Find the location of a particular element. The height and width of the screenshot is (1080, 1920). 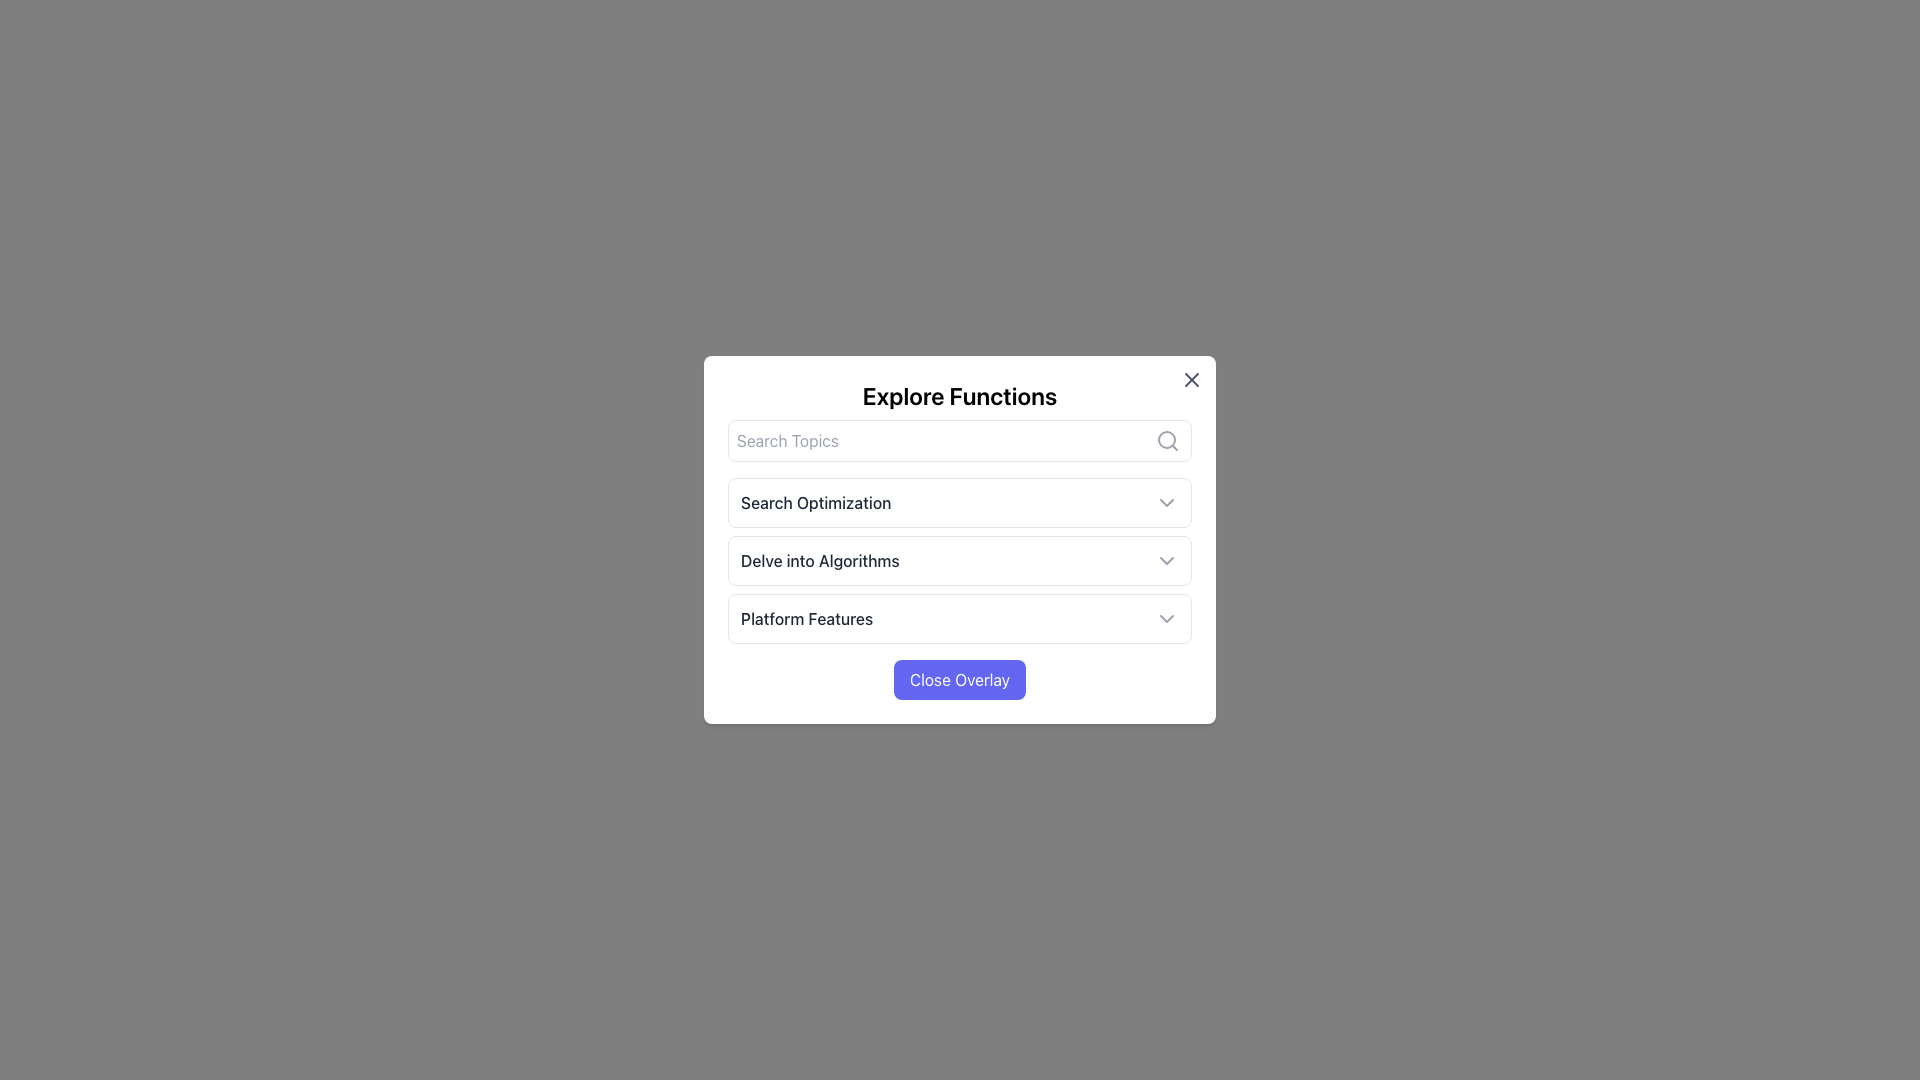

the text label displaying 'Delve into Algorithms' in dark gray font, centrally positioned in the modal's middle section is located at coordinates (820, 560).